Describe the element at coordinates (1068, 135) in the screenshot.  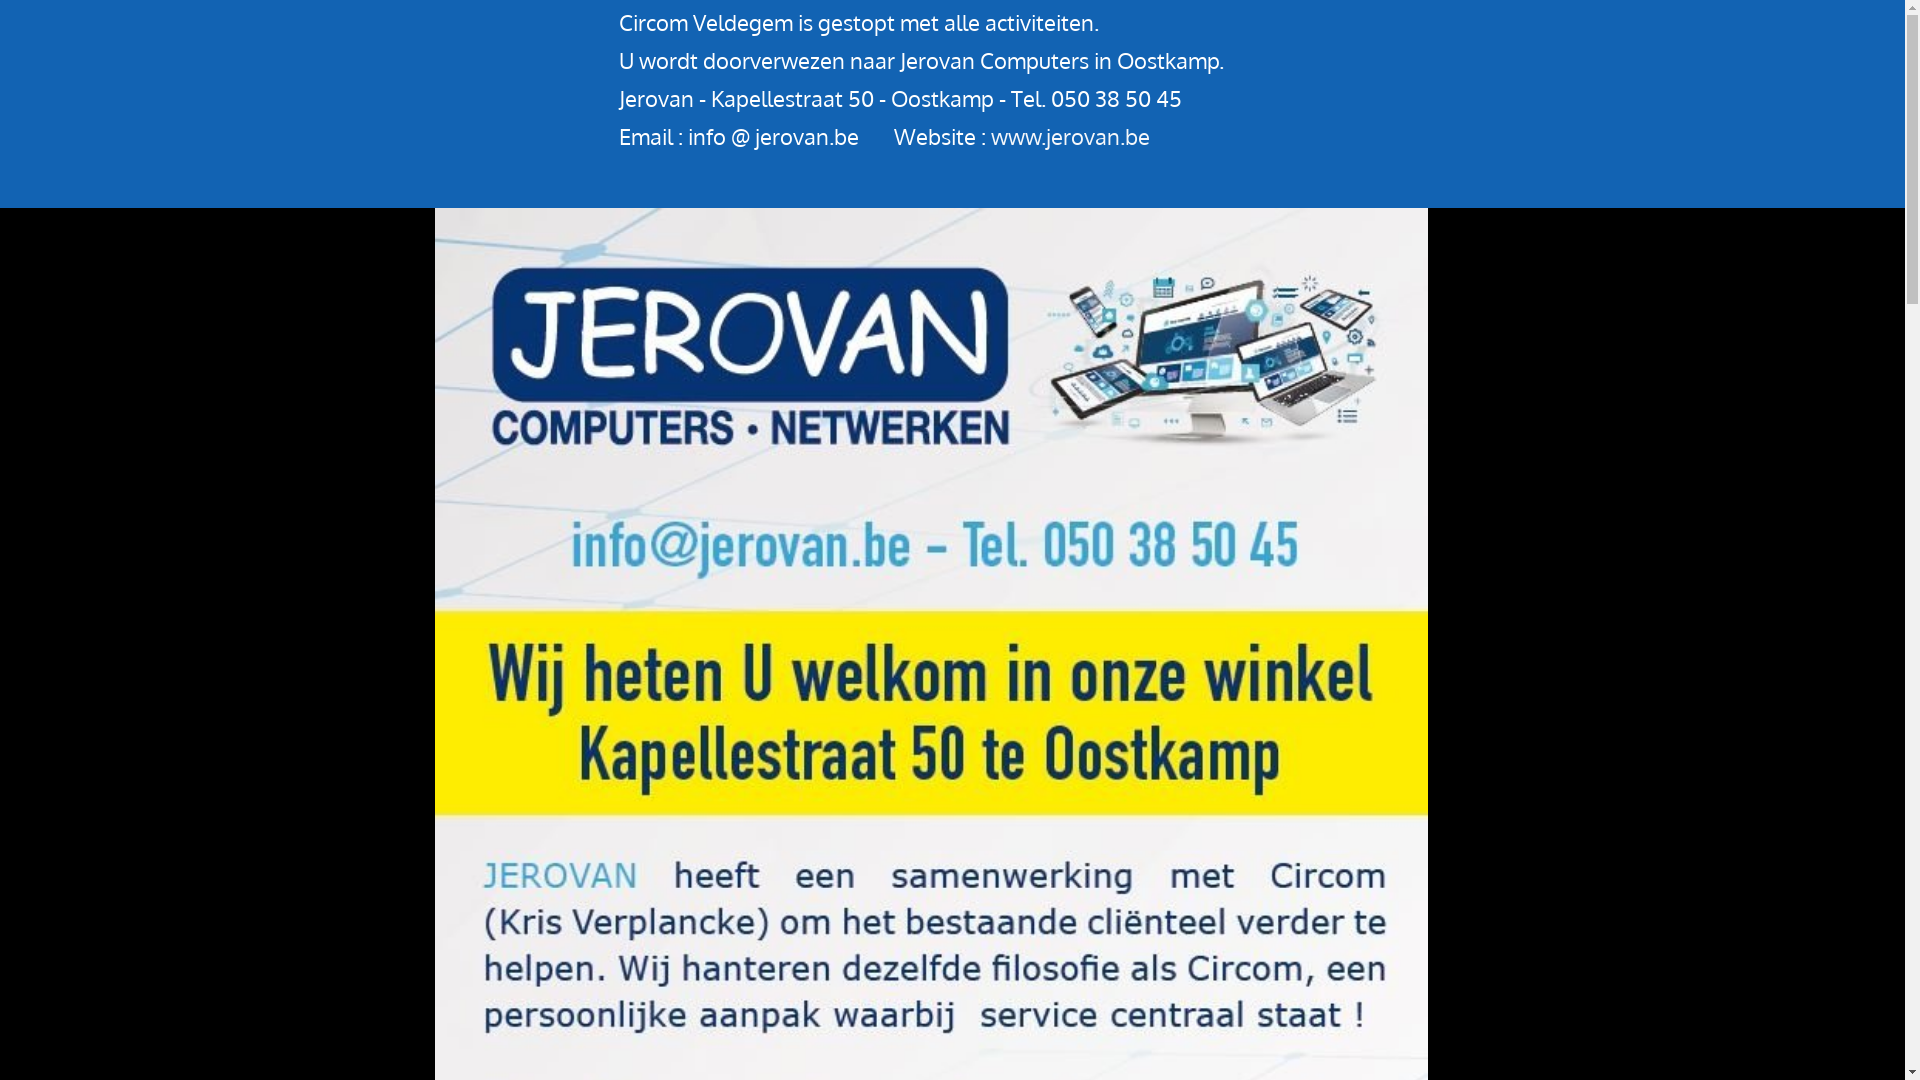
I see `'www.jerovan.be'` at that location.